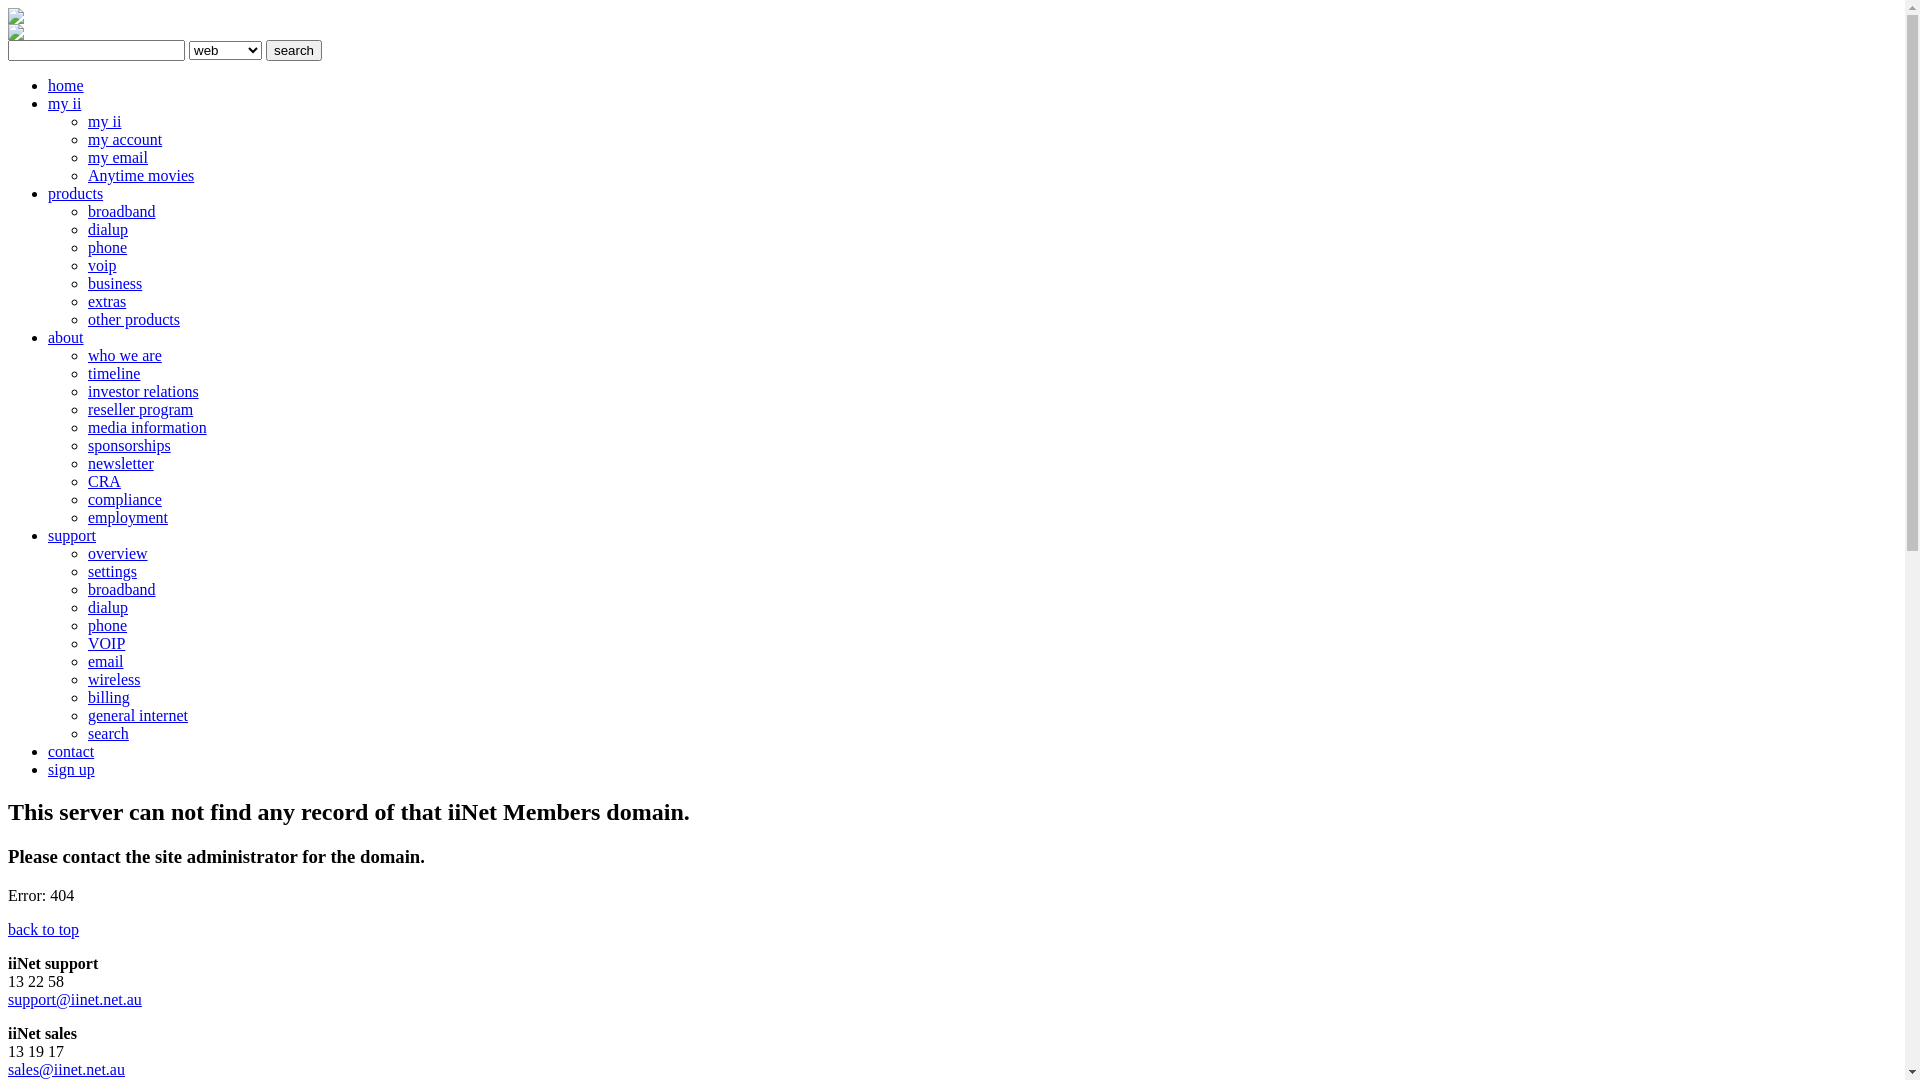  Describe the element at coordinates (43, 929) in the screenshot. I see `'back to top'` at that location.